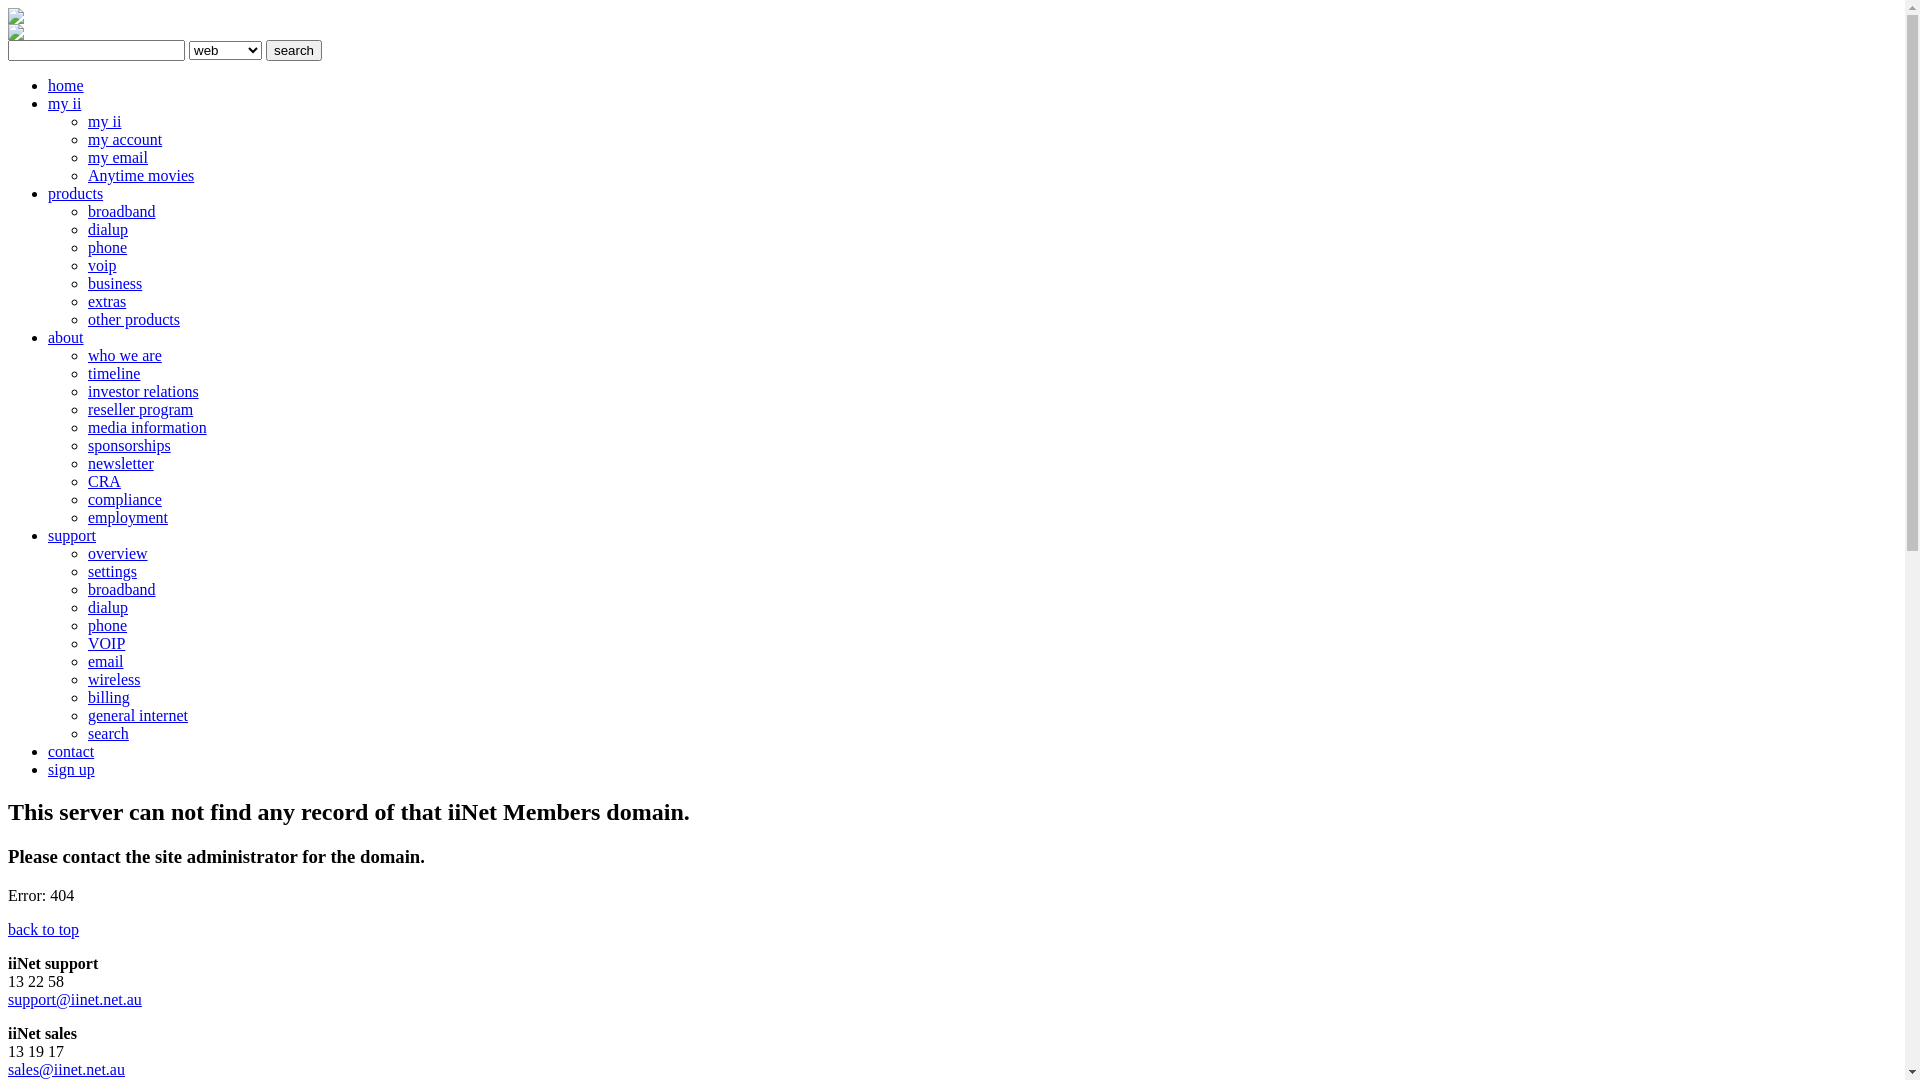  Describe the element at coordinates (43, 929) in the screenshot. I see `'back to top'` at that location.